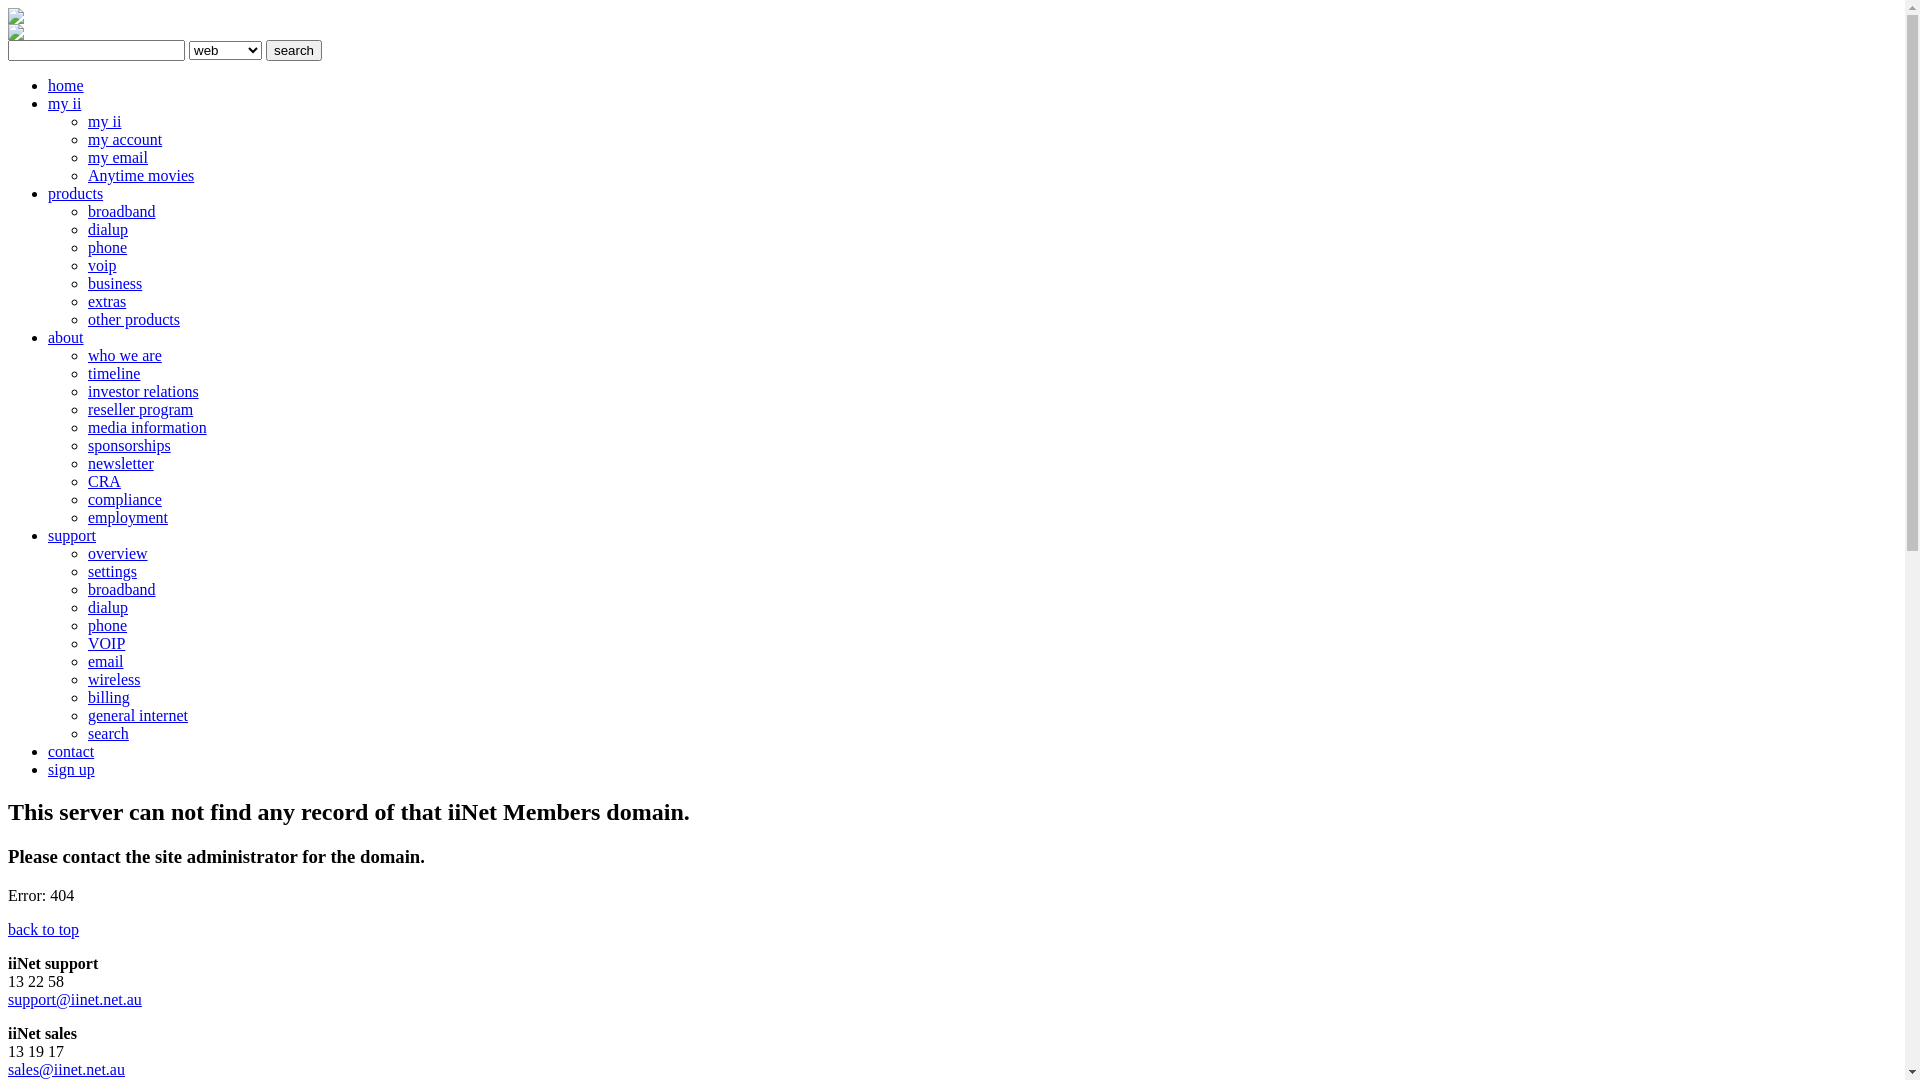  Describe the element at coordinates (43, 929) in the screenshot. I see `'back to top'` at that location.